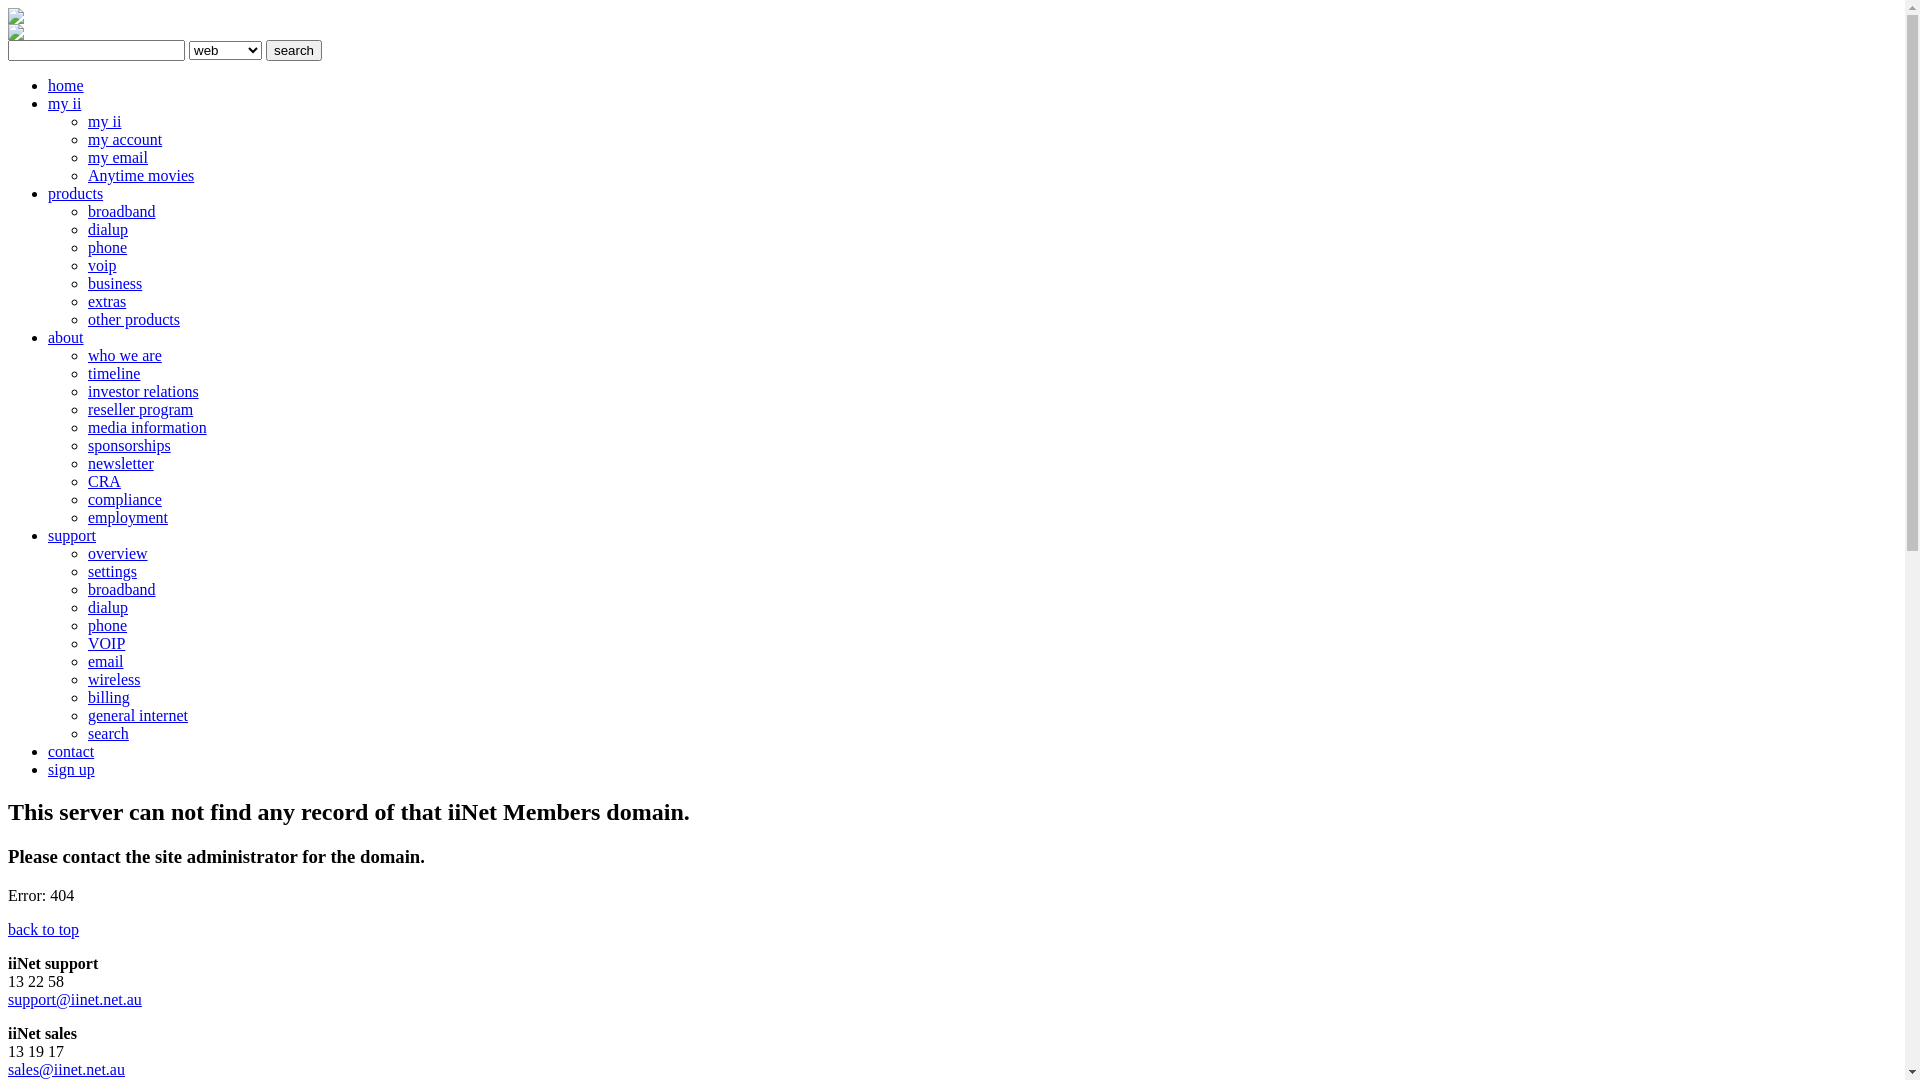  Describe the element at coordinates (43, 929) in the screenshot. I see `'back to top'` at that location.